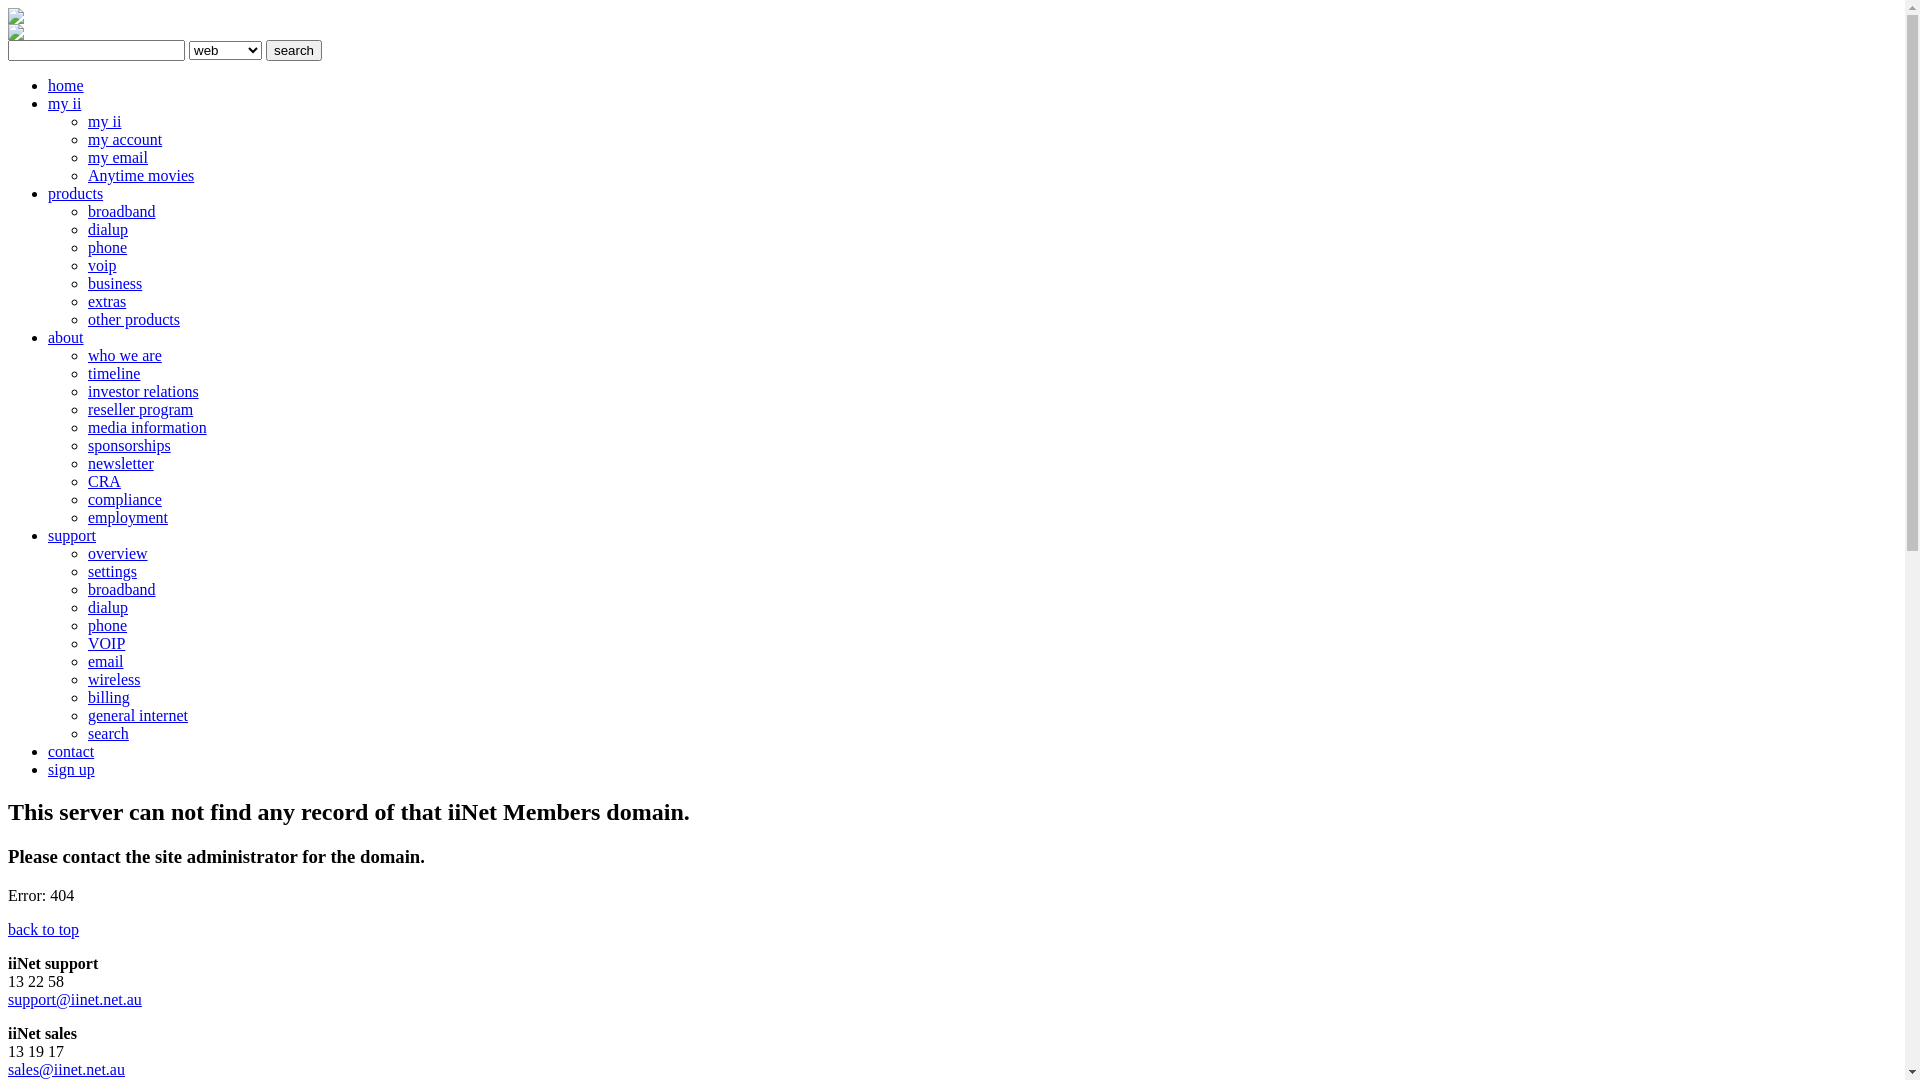  Describe the element at coordinates (43, 929) in the screenshot. I see `'back to top'` at that location.